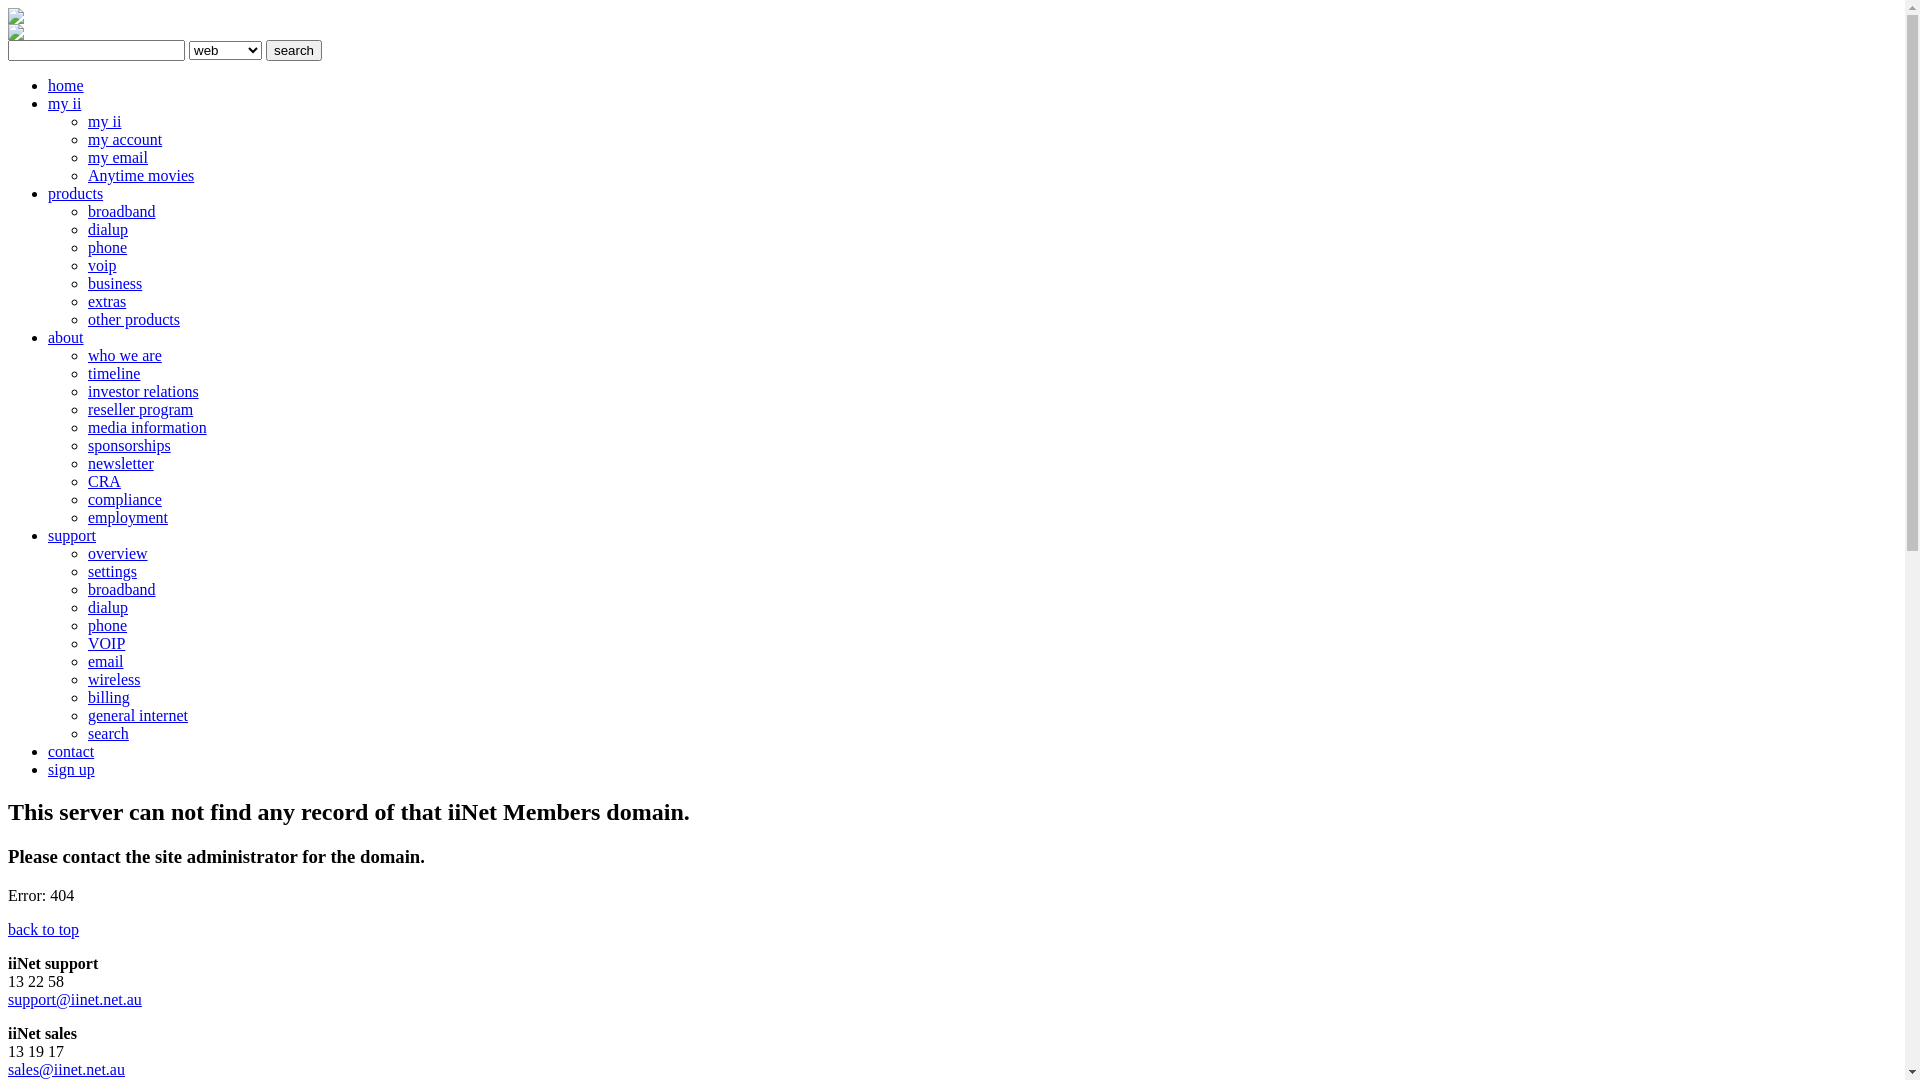  Describe the element at coordinates (43, 929) in the screenshot. I see `'back to top'` at that location.